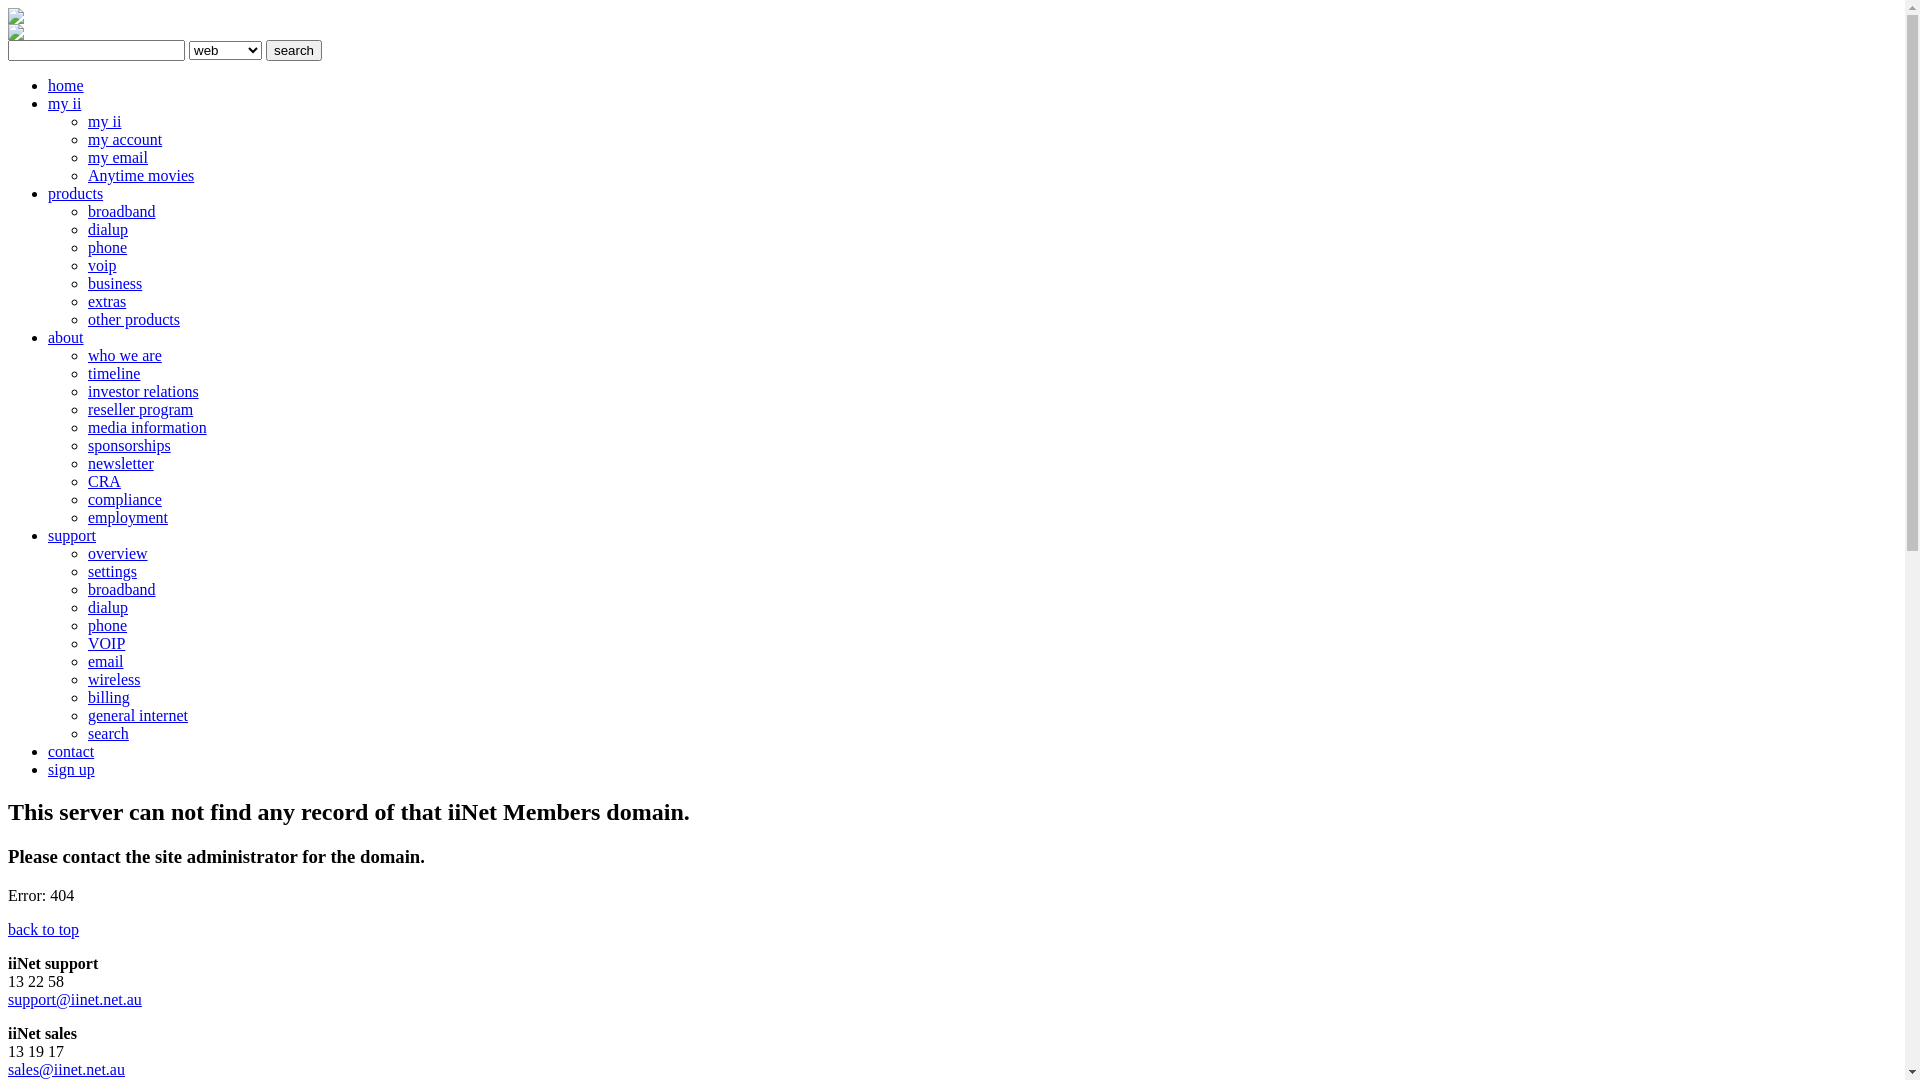  Describe the element at coordinates (43, 929) in the screenshot. I see `'back to top'` at that location.